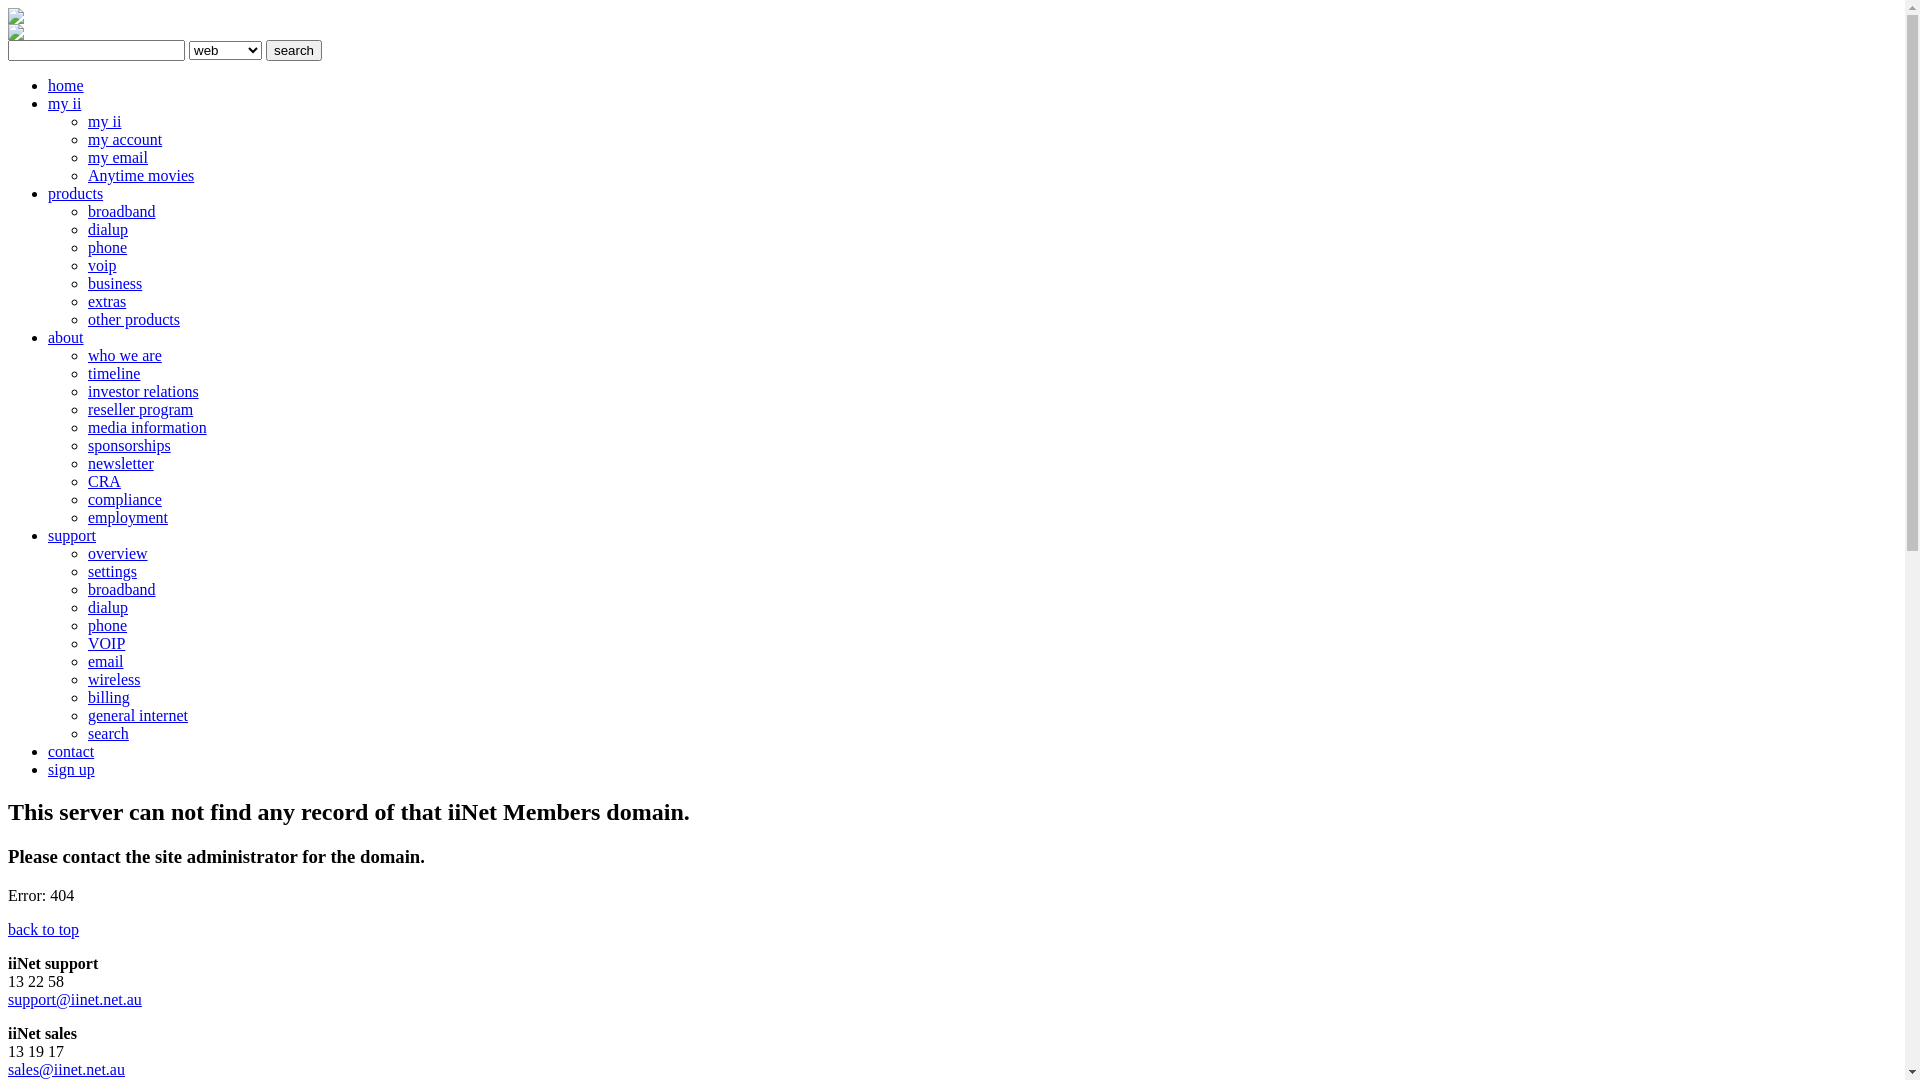  Describe the element at coordinates (43, 929) in the screenshot. I see `'back to top'` at that location.